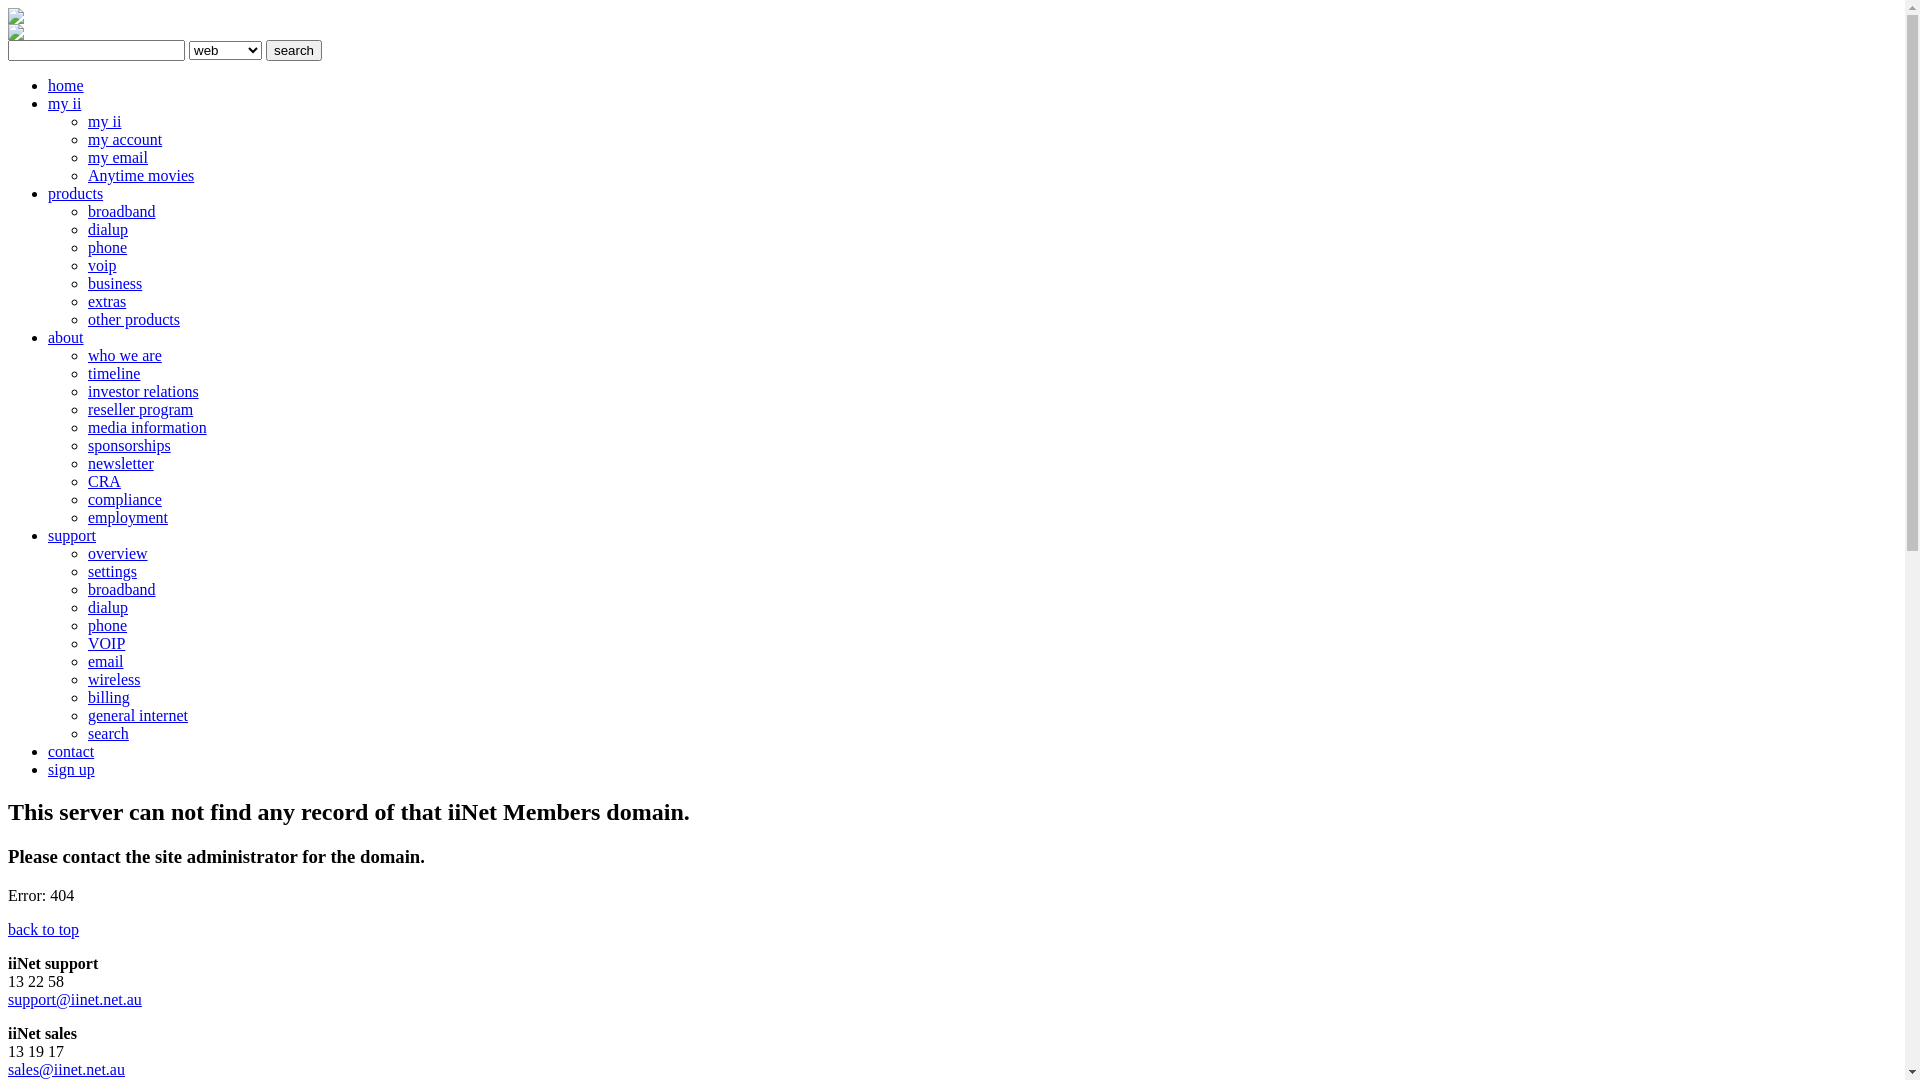  Describe the element at coordinates (43, 929) in the screenshot. I see `'back to top'` at that location.